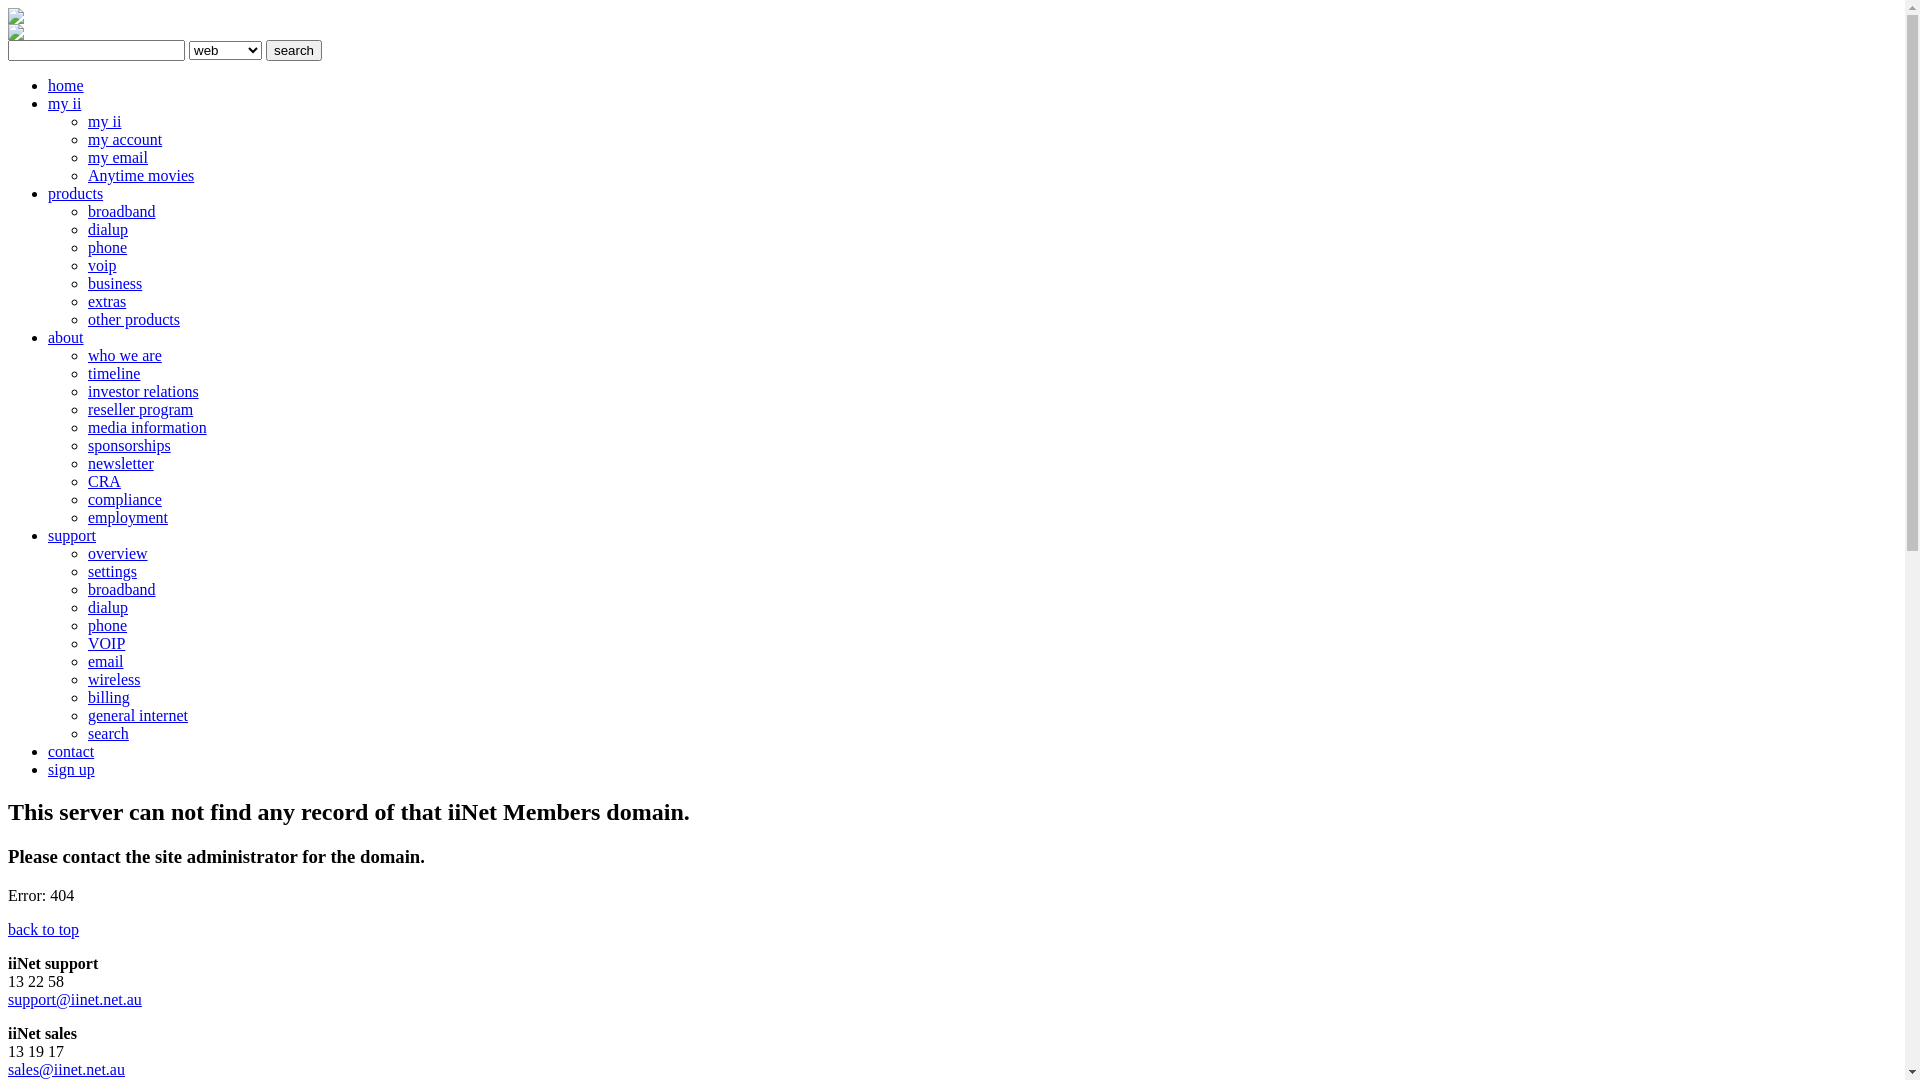  Describe the element at coordinates (43, 929) in the screenshot. I see `'back to top'` at that location.